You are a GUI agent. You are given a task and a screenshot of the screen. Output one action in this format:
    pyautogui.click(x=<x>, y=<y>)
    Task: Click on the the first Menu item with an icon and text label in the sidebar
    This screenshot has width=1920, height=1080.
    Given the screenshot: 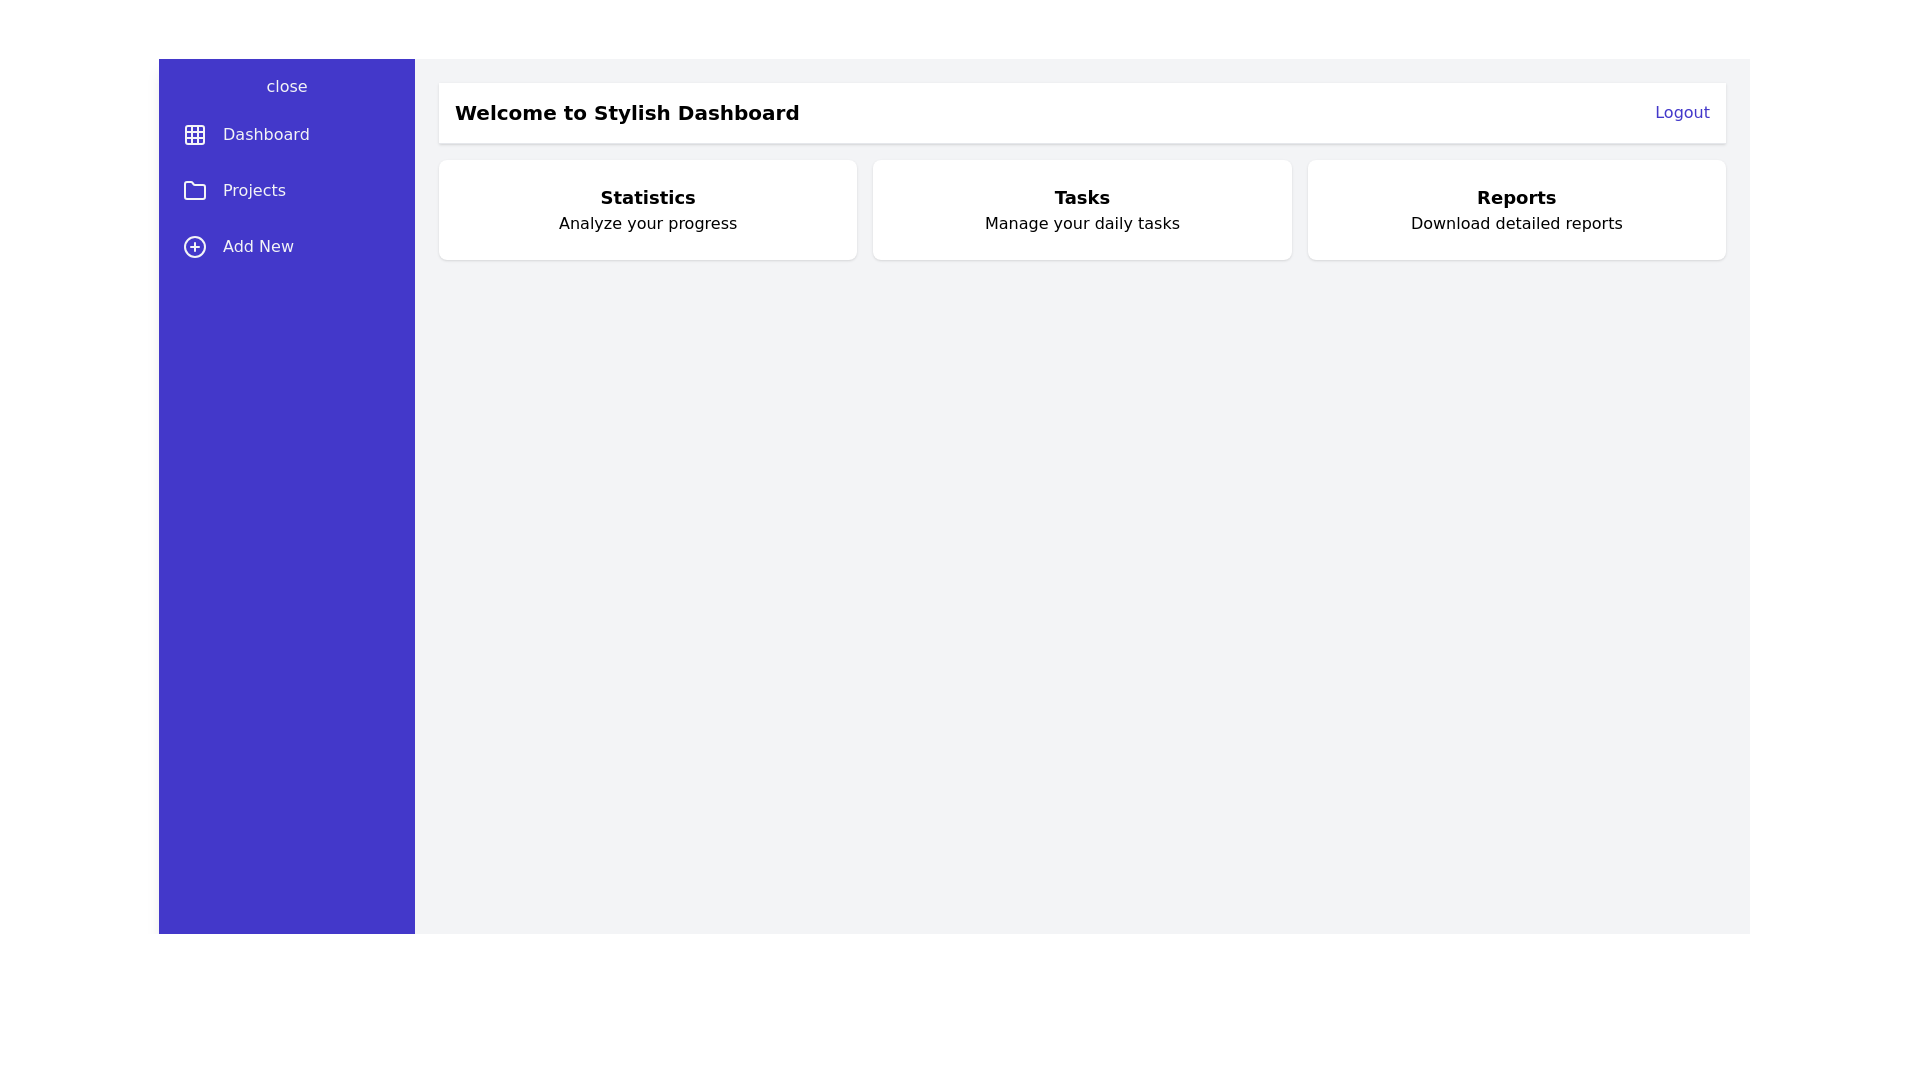 What is the action you would take?
    pyautogui.click(x=286, y=135)
    